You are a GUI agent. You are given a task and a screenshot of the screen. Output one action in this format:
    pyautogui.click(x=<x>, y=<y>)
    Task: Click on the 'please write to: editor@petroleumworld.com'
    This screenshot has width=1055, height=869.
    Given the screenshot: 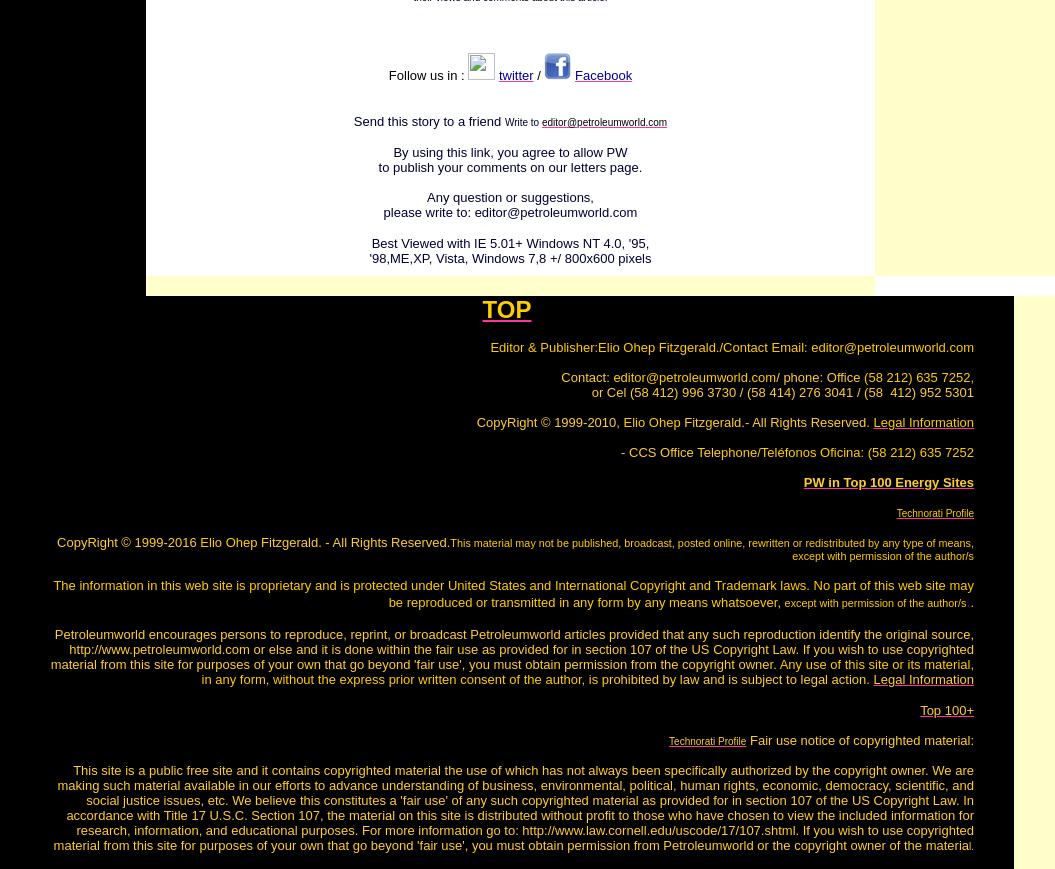 What is the action you would take?
    pyautogui.click(x=509, y=211)
    